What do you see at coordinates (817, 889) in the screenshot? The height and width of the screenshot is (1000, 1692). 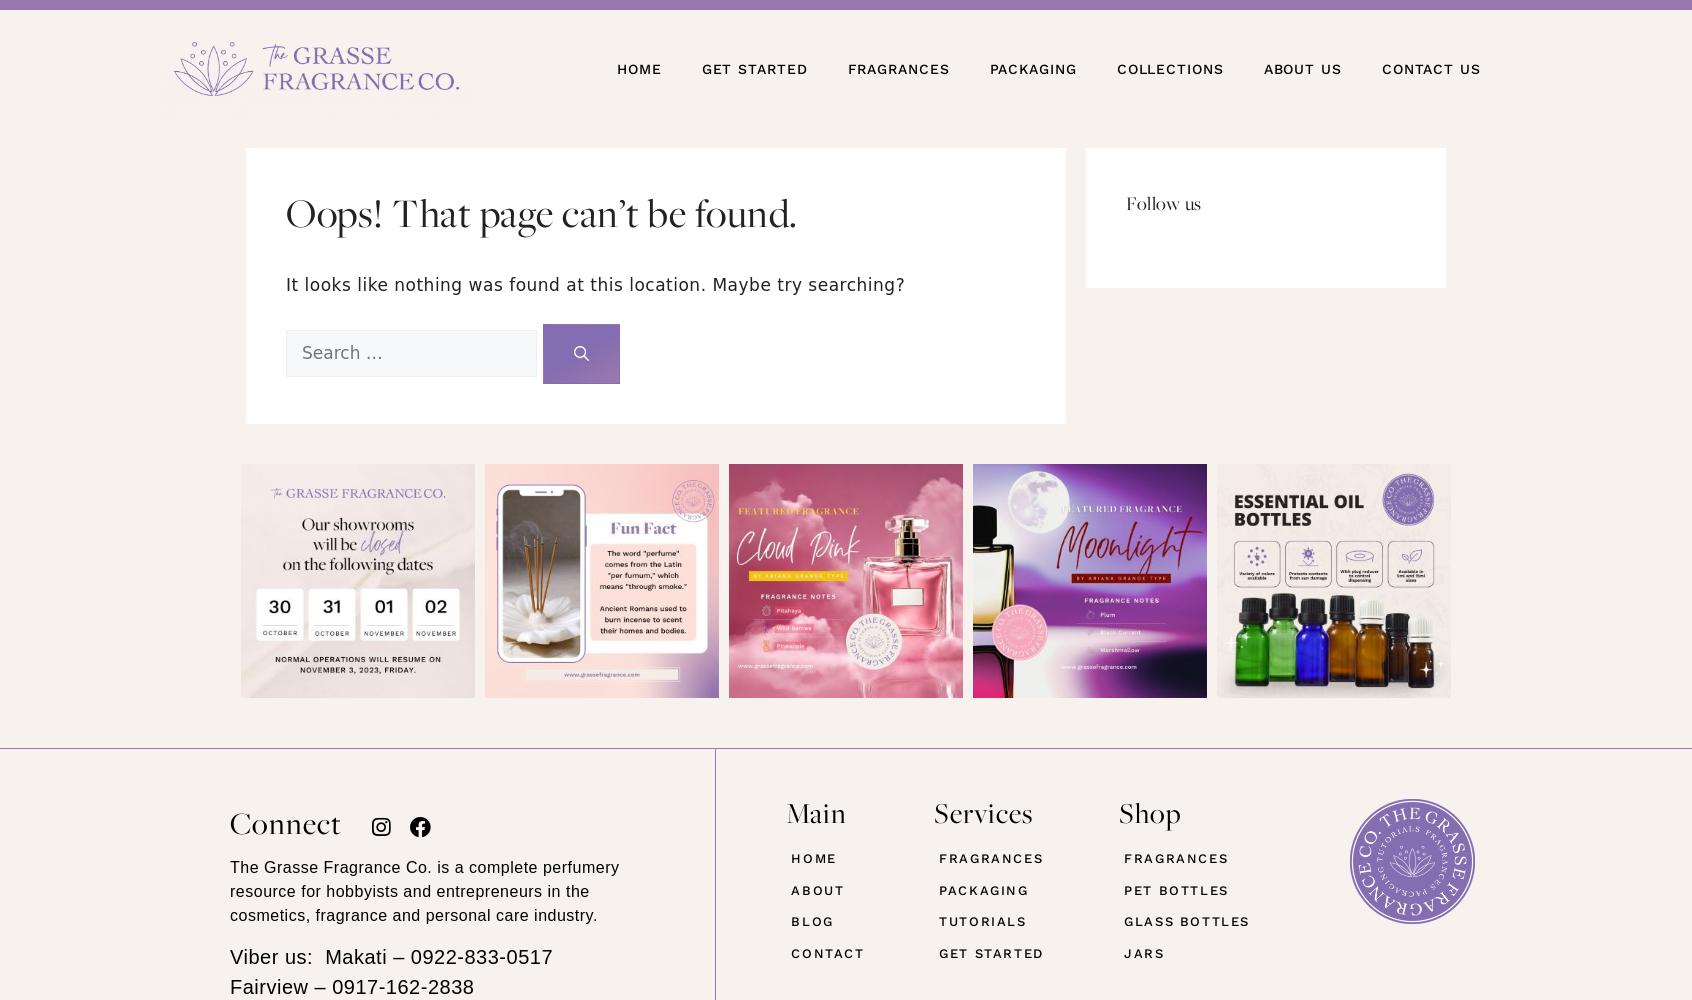 I see `'ABOUT'` at bounding box center [817, 889].